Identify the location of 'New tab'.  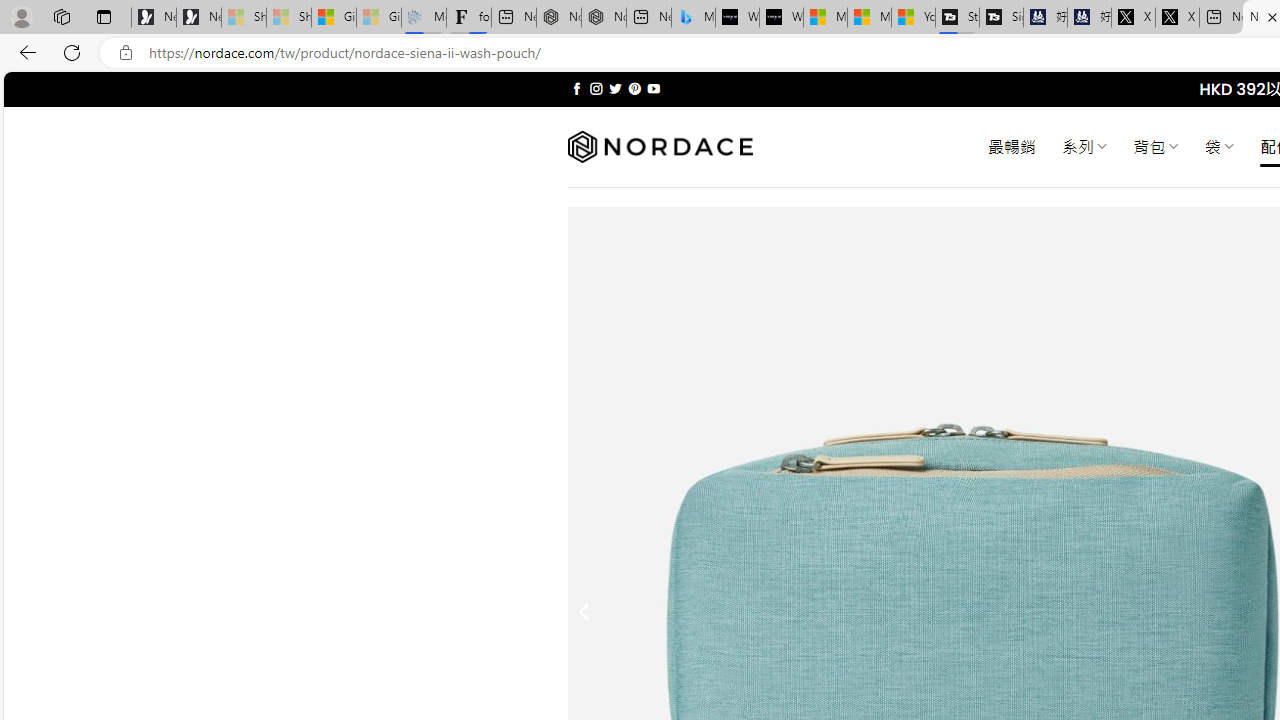
(1220, 17).